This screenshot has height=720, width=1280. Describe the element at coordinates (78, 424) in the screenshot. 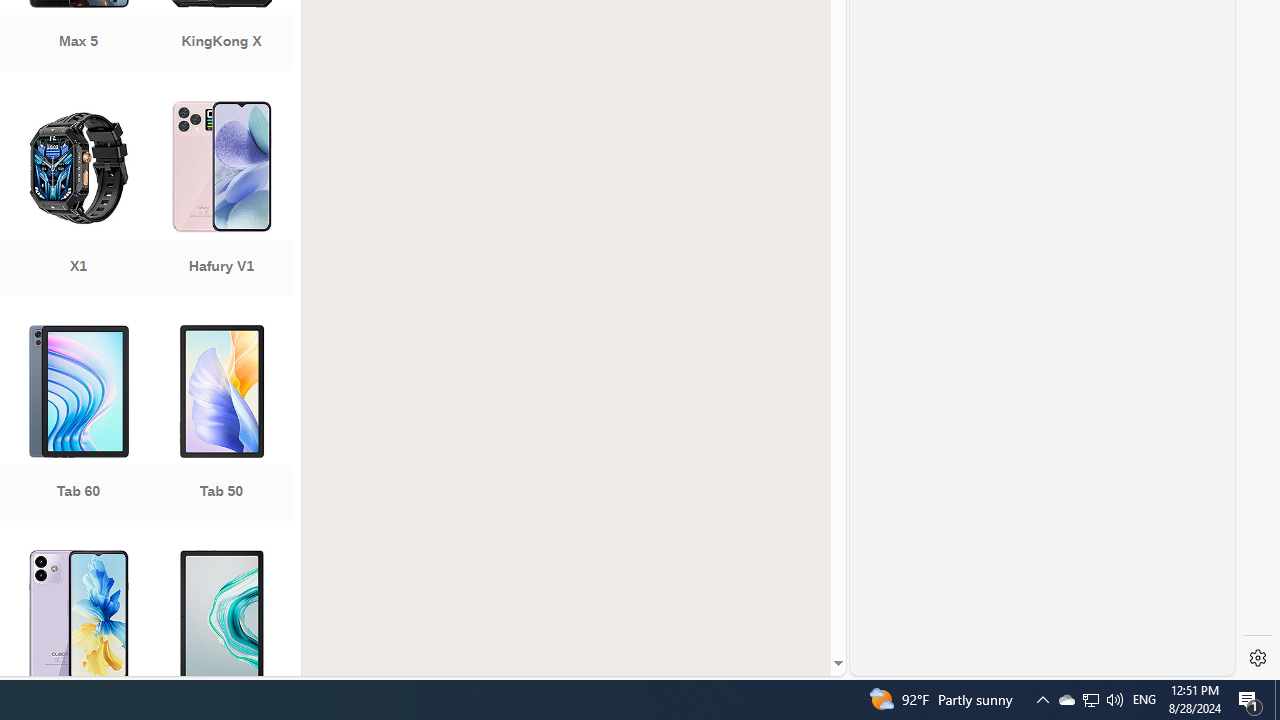

I see `'Tab 60'` at that location.